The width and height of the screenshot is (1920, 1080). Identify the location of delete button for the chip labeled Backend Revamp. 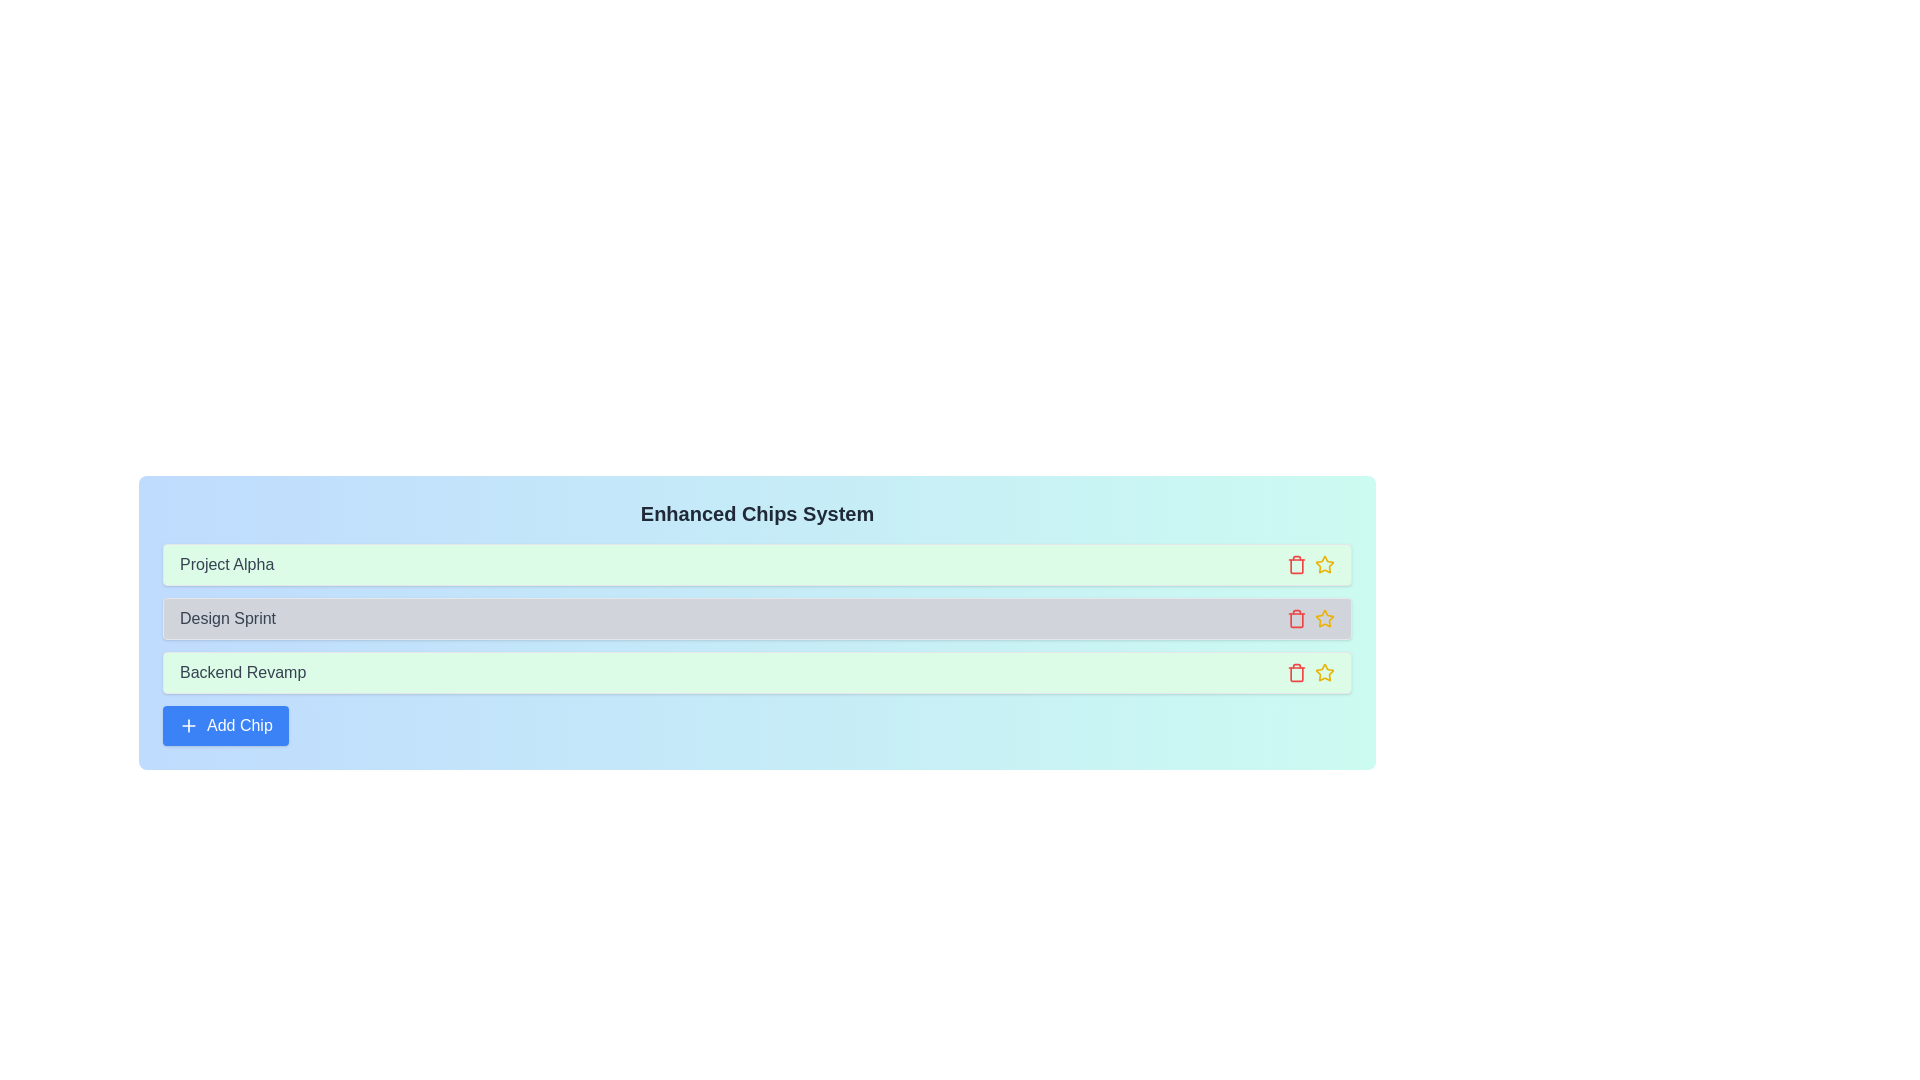
(1296, 672).